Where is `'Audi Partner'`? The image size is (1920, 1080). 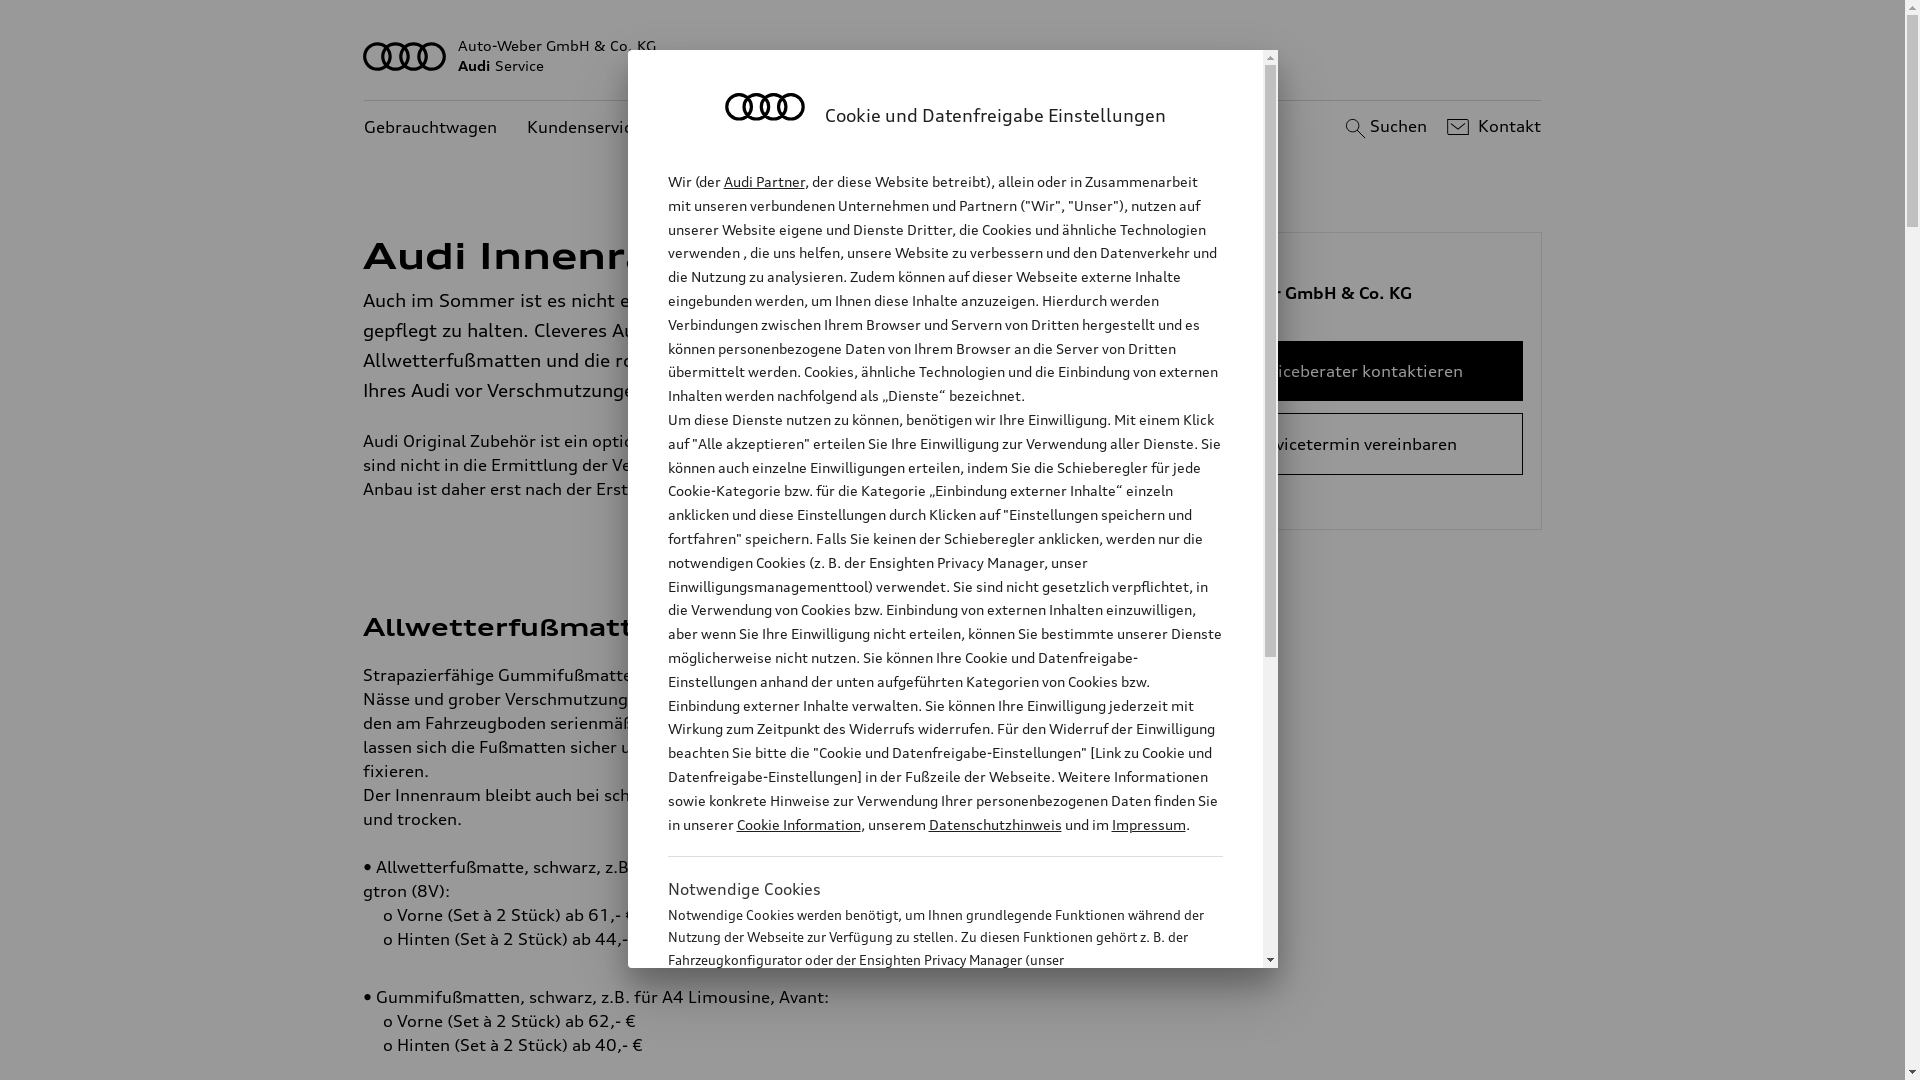
'Audi Partner' is located at coordinates (763, 181).